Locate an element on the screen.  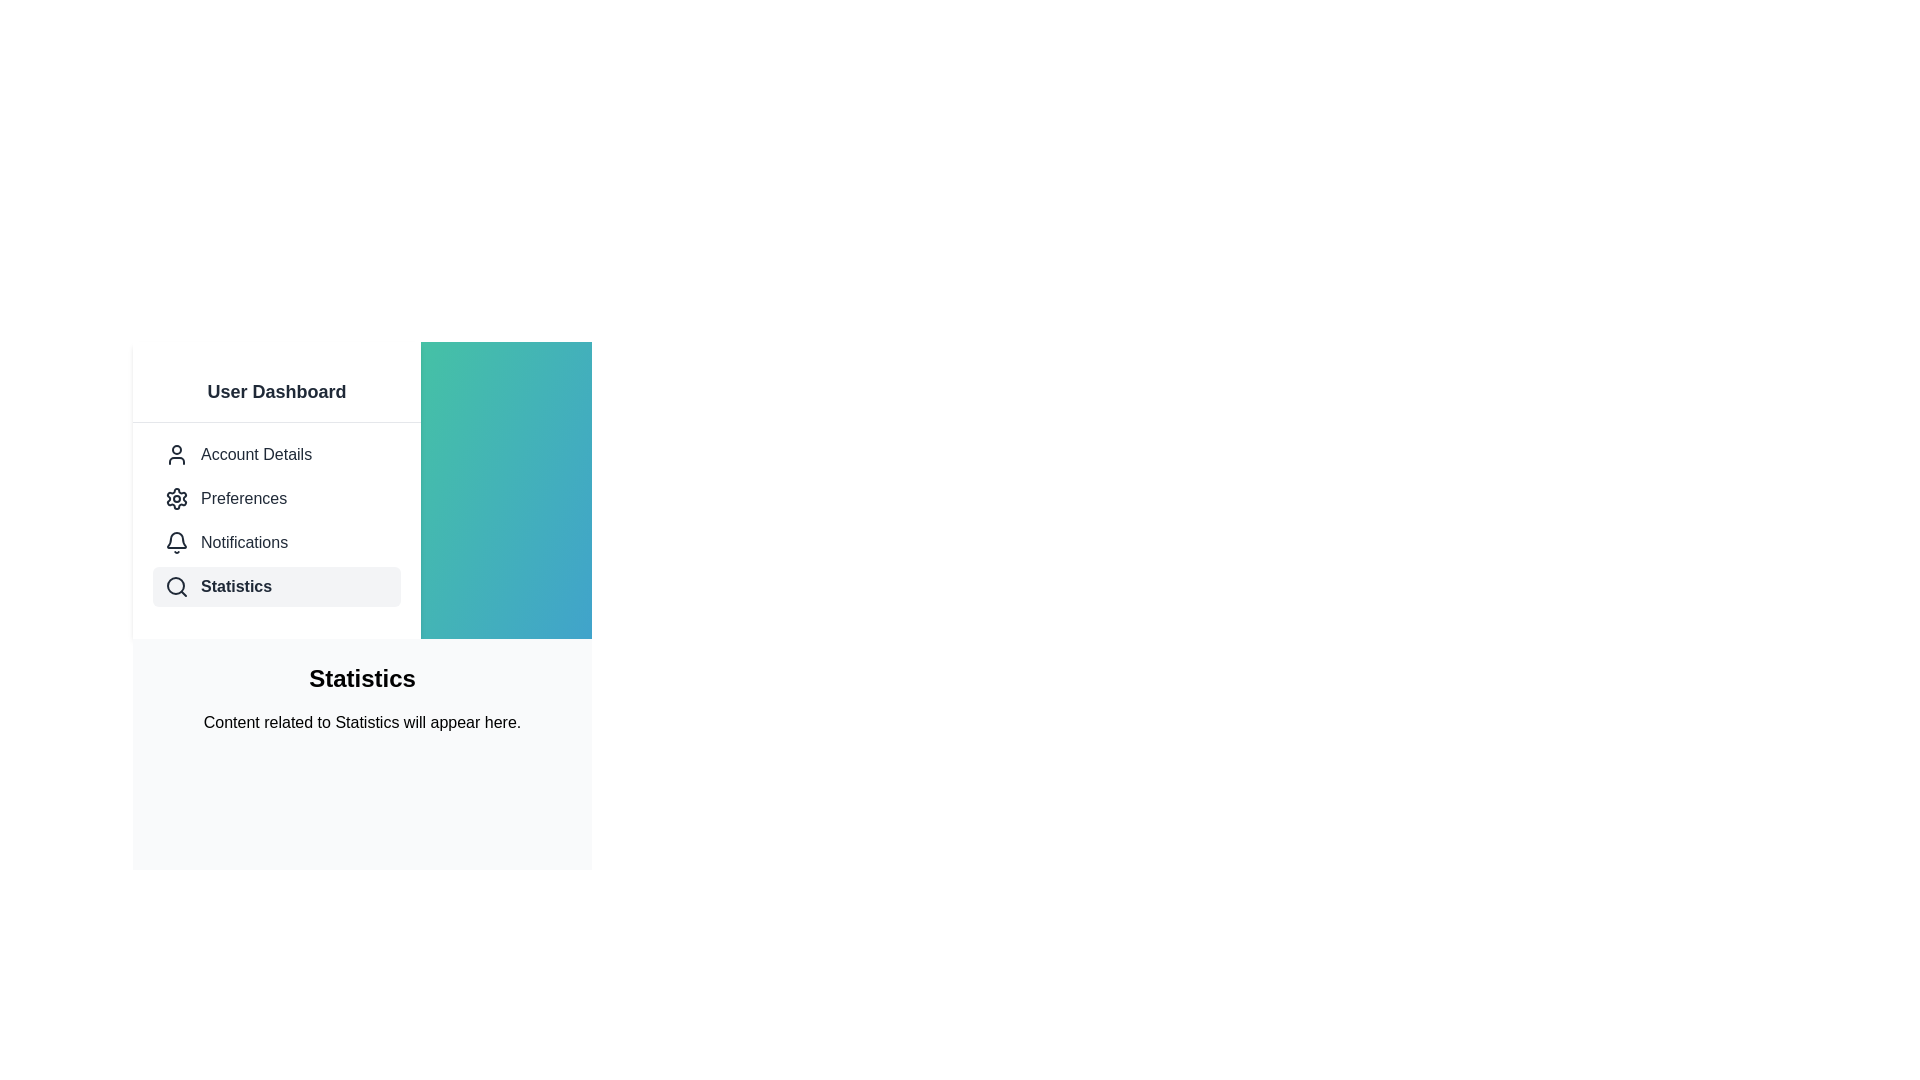
the 'Notifications' sidebar menu item located under 'User Dashboard', which is the third option from the top in the left-side navigation panel is located at coordinates (276, 543).